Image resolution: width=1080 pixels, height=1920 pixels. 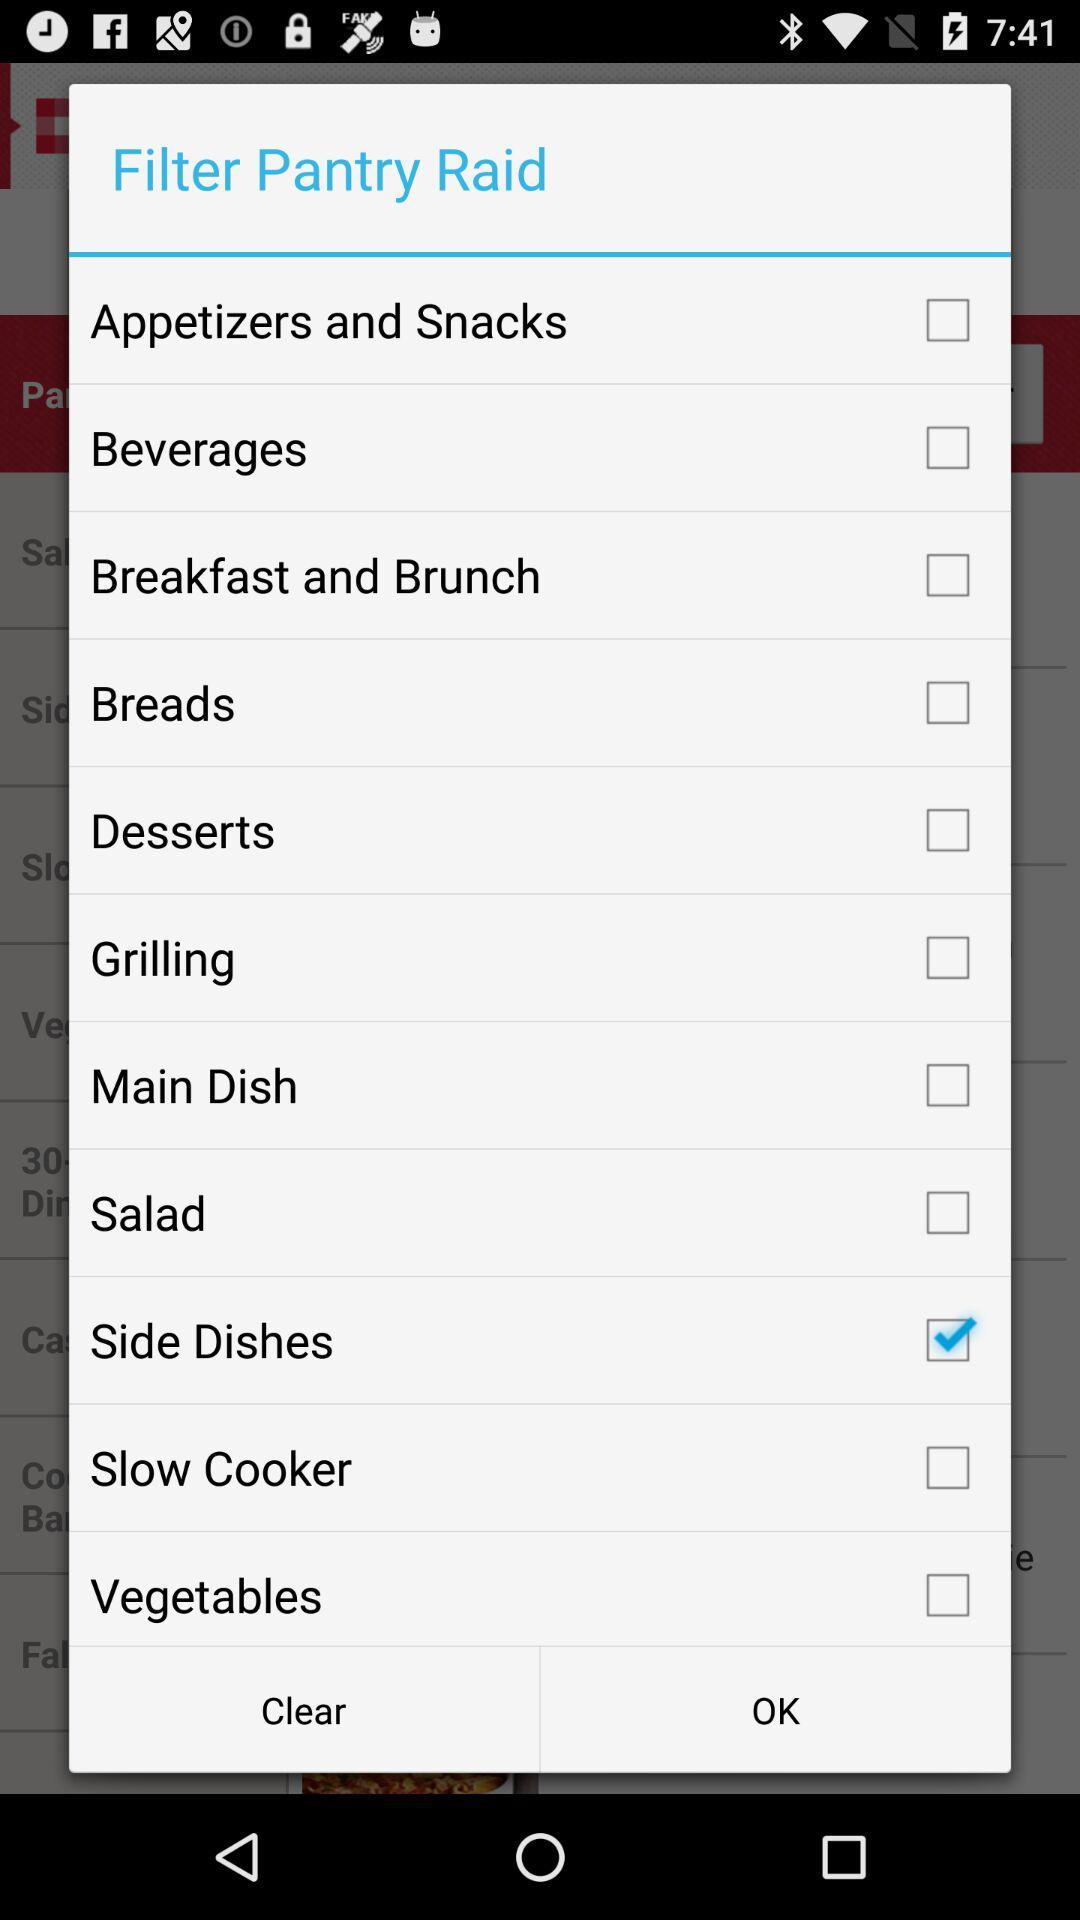 I want to click on appetizers and snacks icon, so click(x=540, y=320).